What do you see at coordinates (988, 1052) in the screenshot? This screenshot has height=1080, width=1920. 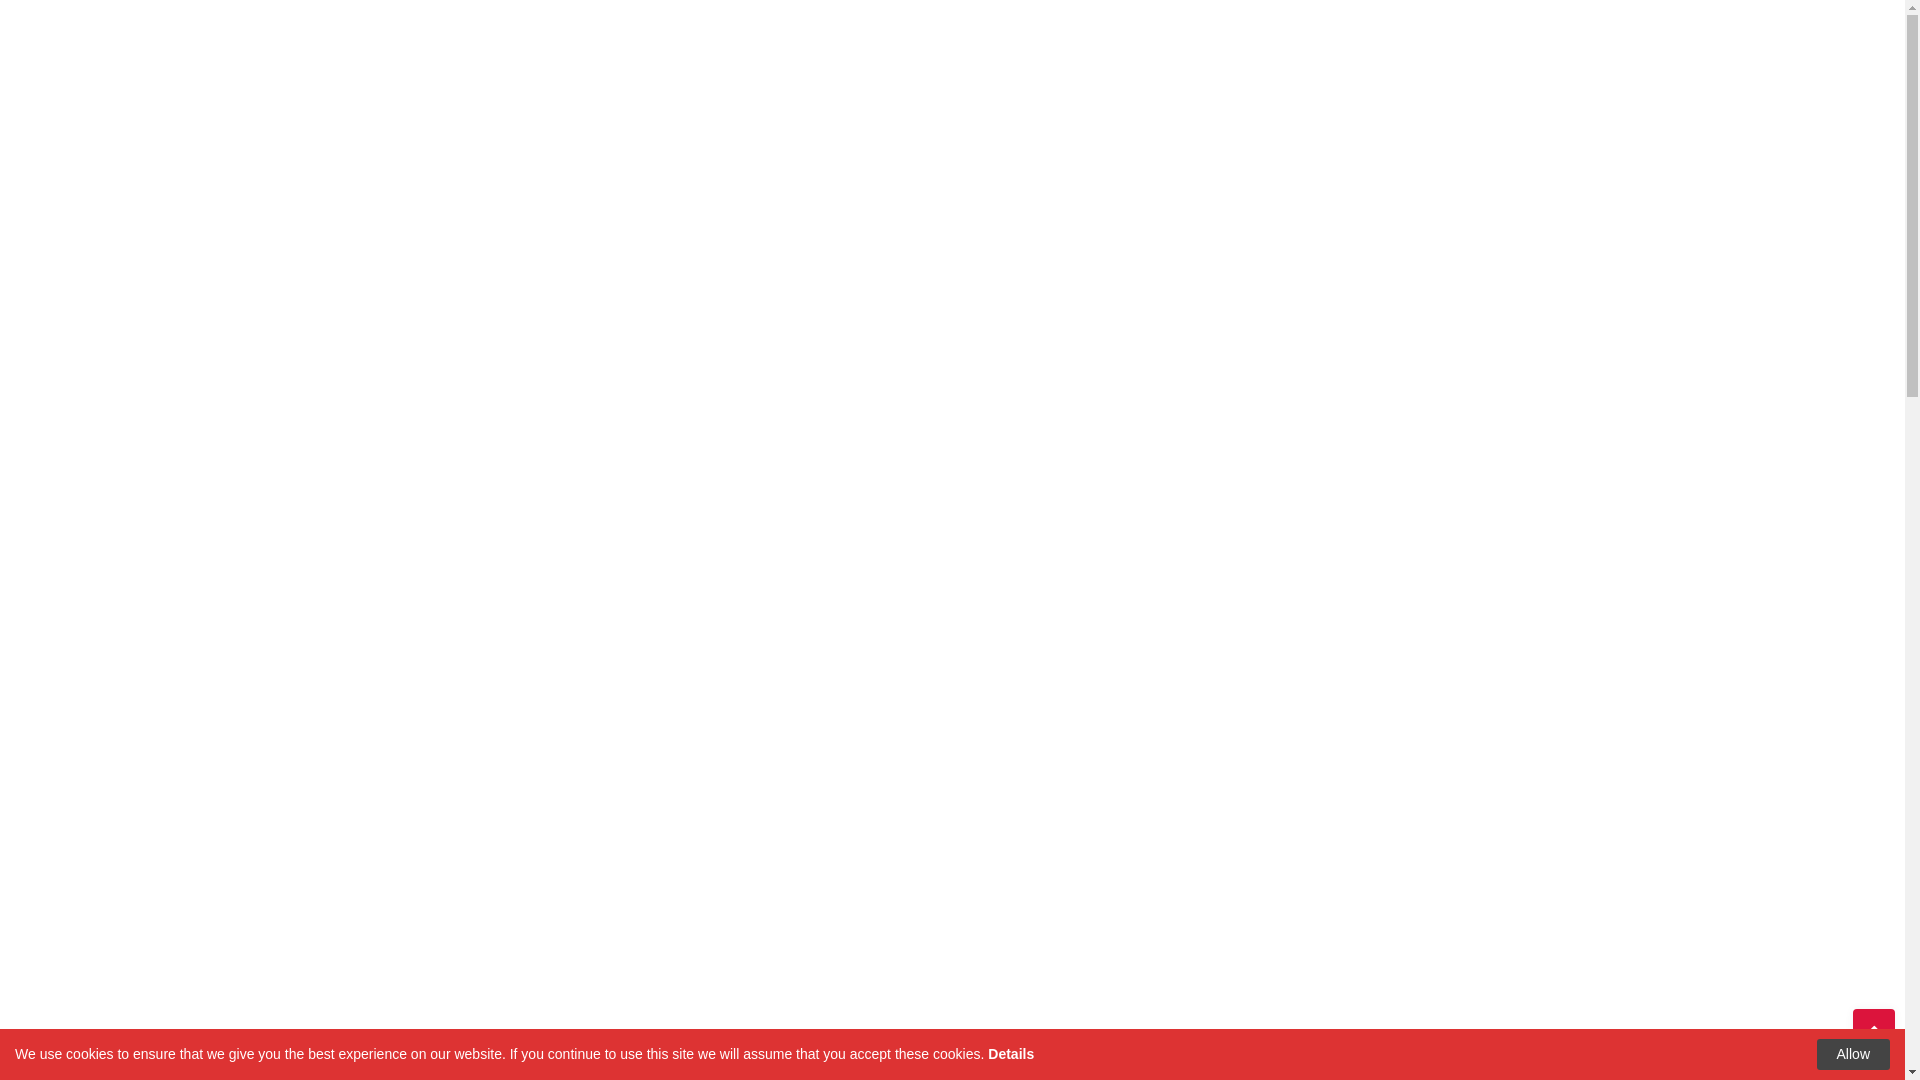 I see `'Details'` at bounding box center [988, 1052].